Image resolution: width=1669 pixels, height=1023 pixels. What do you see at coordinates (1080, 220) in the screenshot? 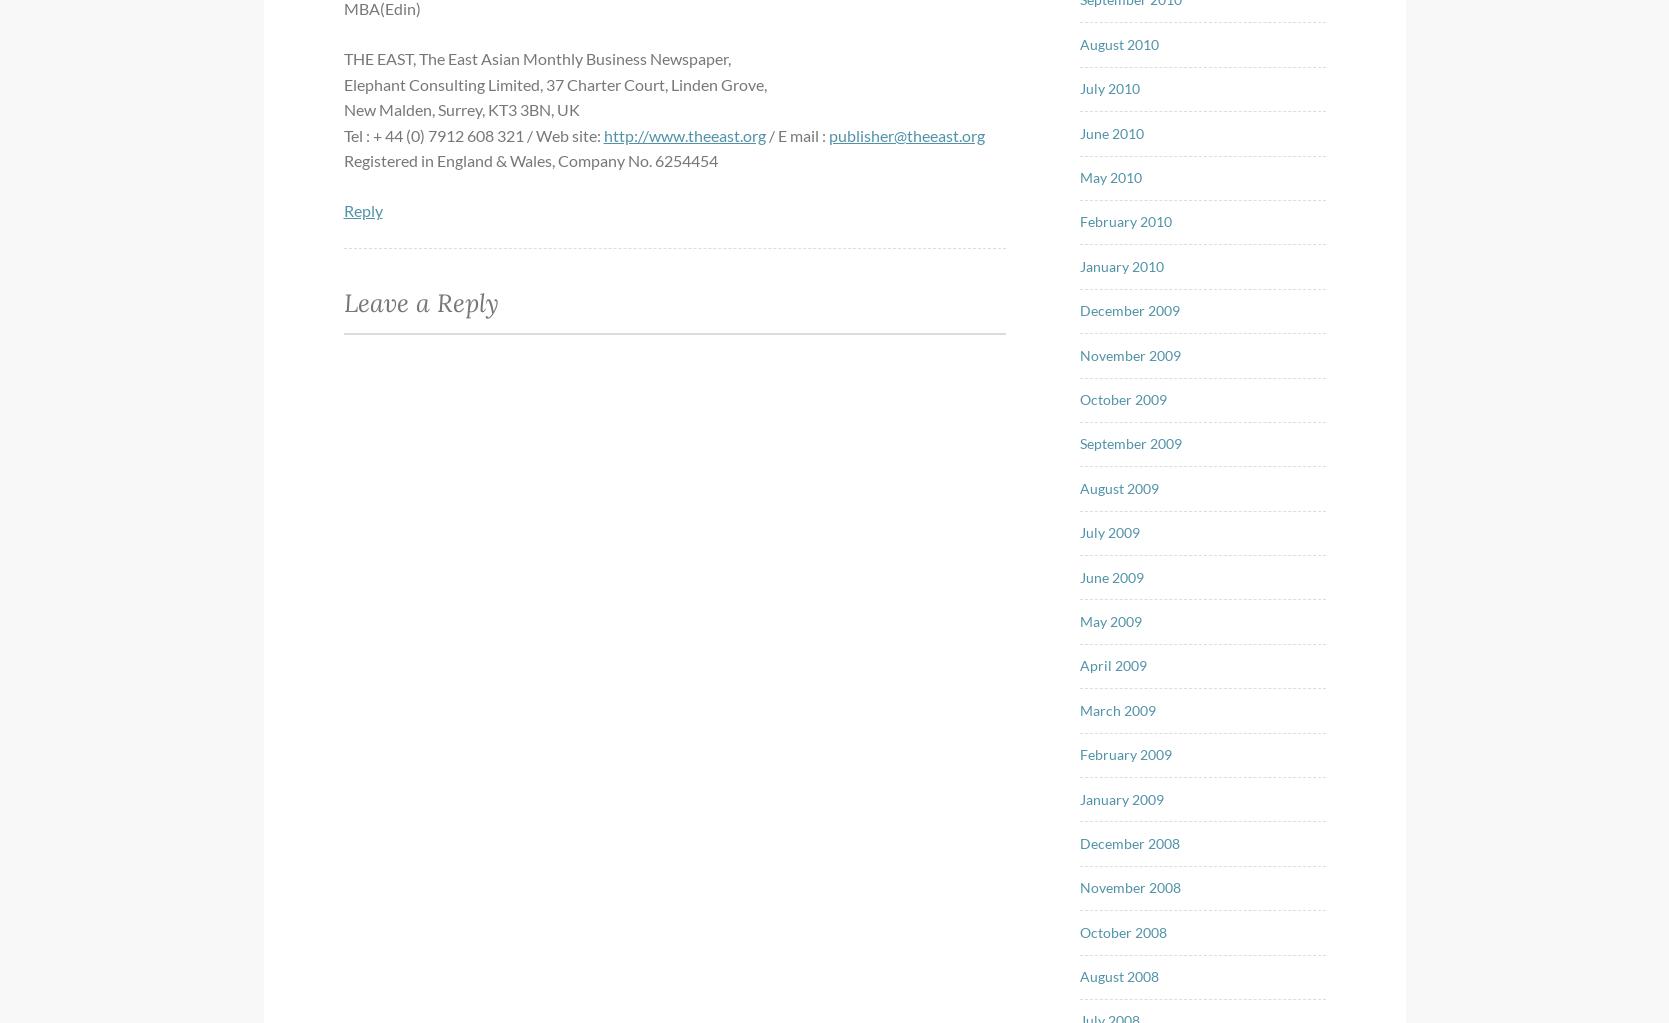
I see `'February 2010'` at bounding box center [1080, 220].